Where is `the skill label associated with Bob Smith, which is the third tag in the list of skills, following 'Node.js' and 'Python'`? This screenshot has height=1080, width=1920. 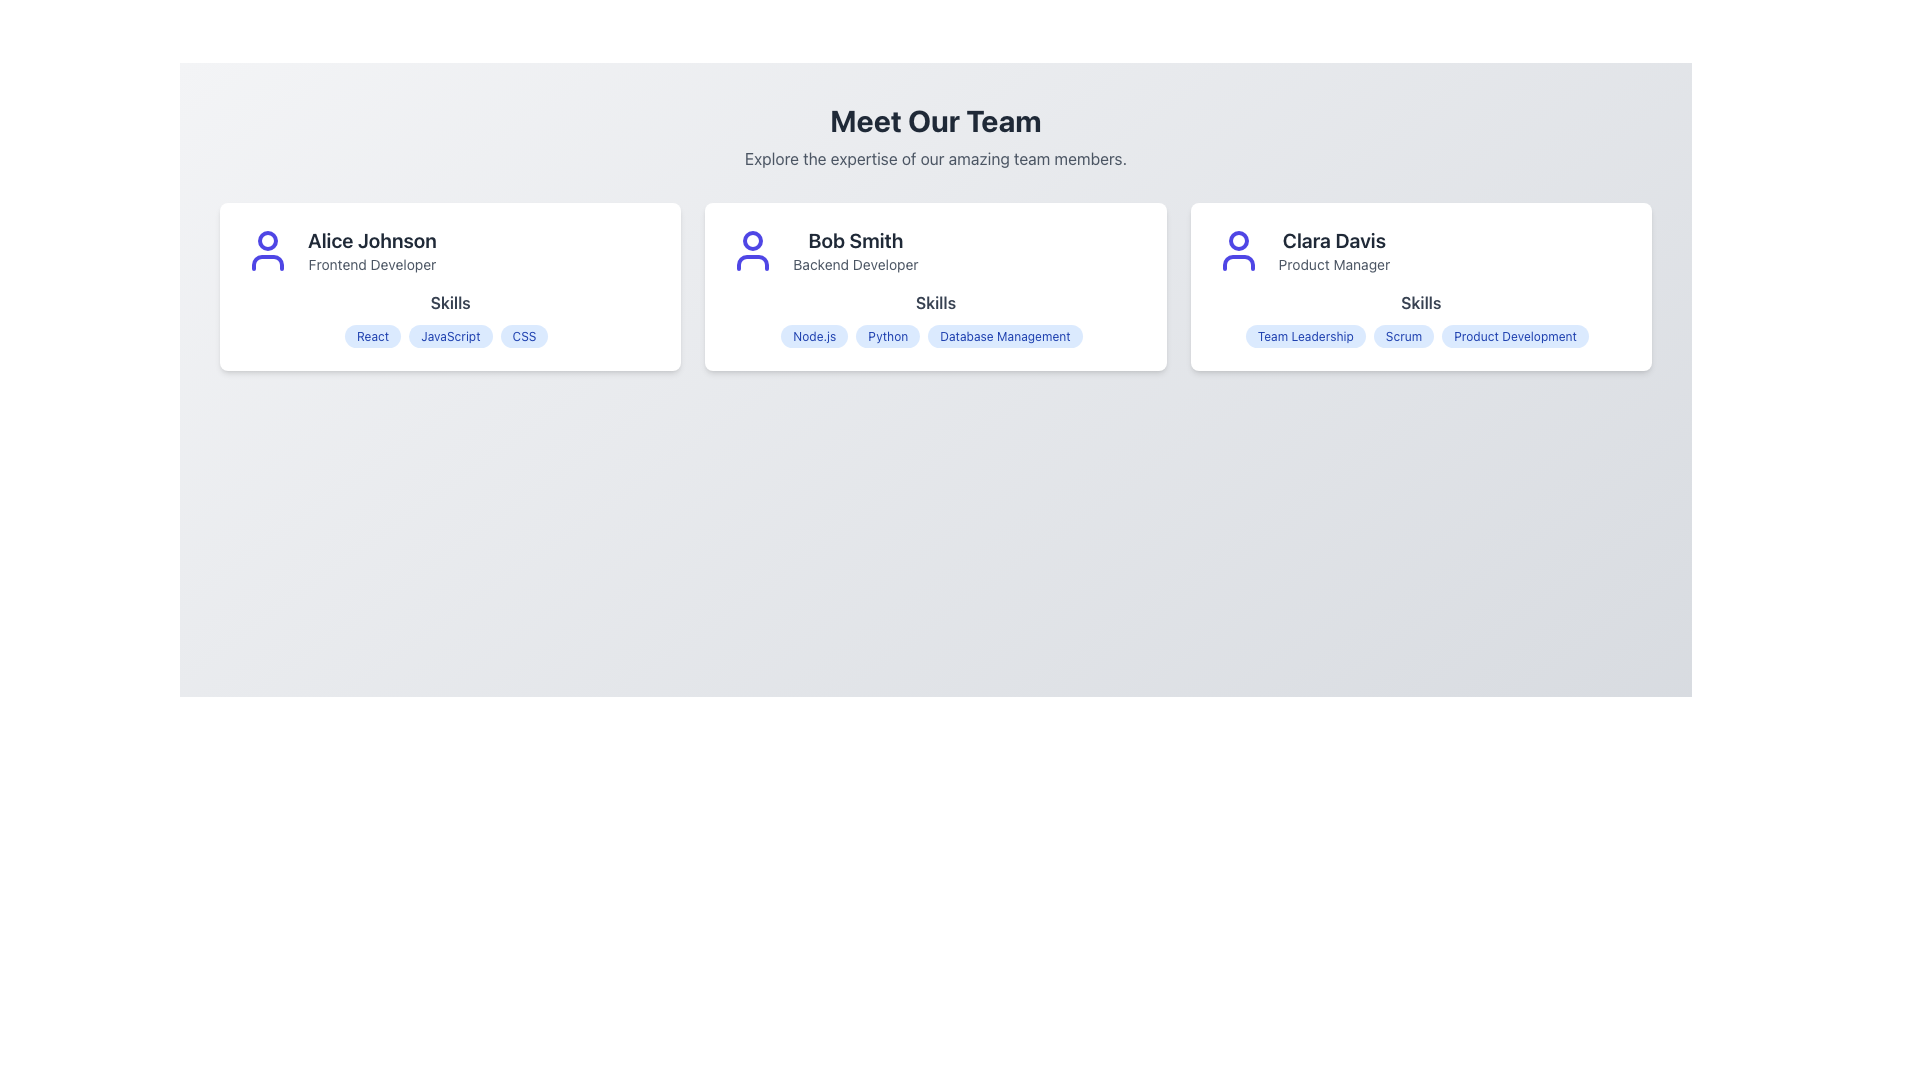
the skill label associated with Bob Smith, which is the third tag in the list of skills, following 'Node.js' and 'Python' is located at coordinates (1005, 335).